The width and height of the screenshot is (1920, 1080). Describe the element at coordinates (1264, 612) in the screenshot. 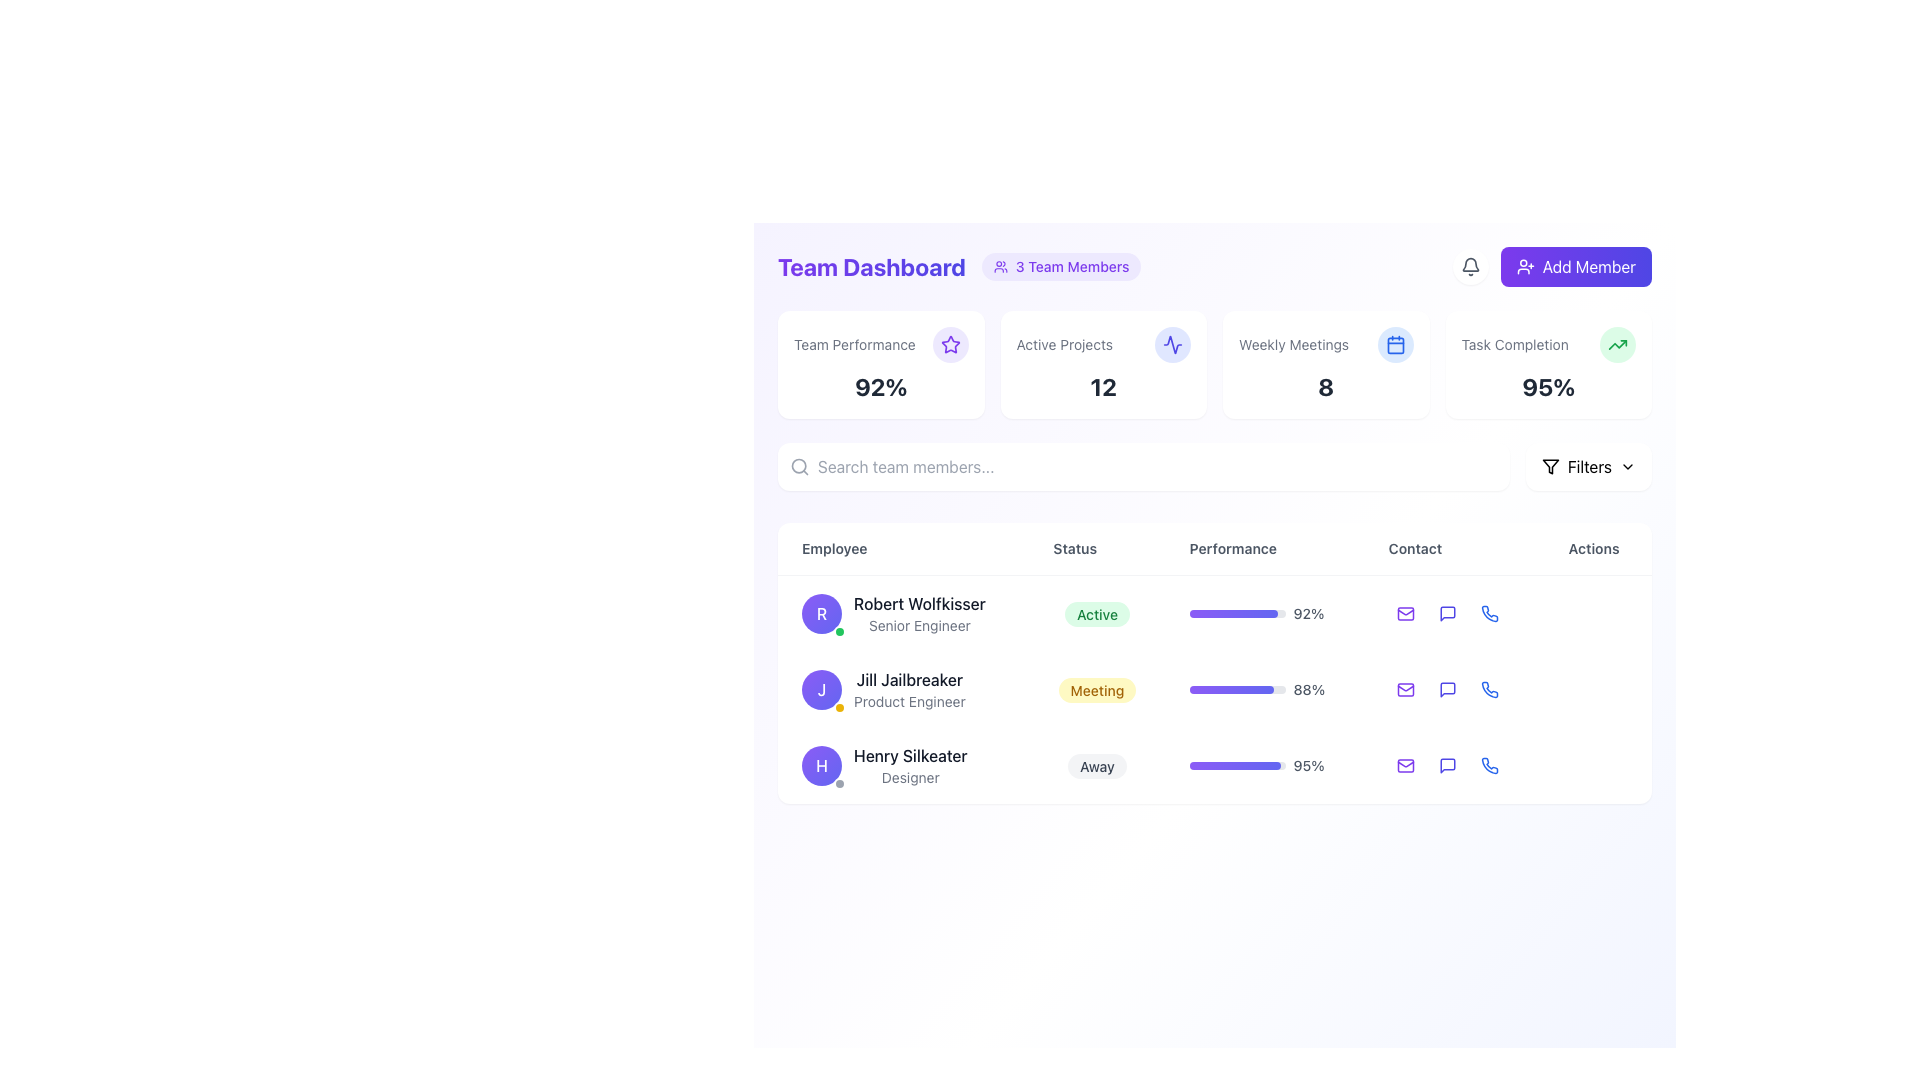

I see `the progress bar indicating '92%' in the 'Performance' column for 'Robert Wolfkisser'` at that location.